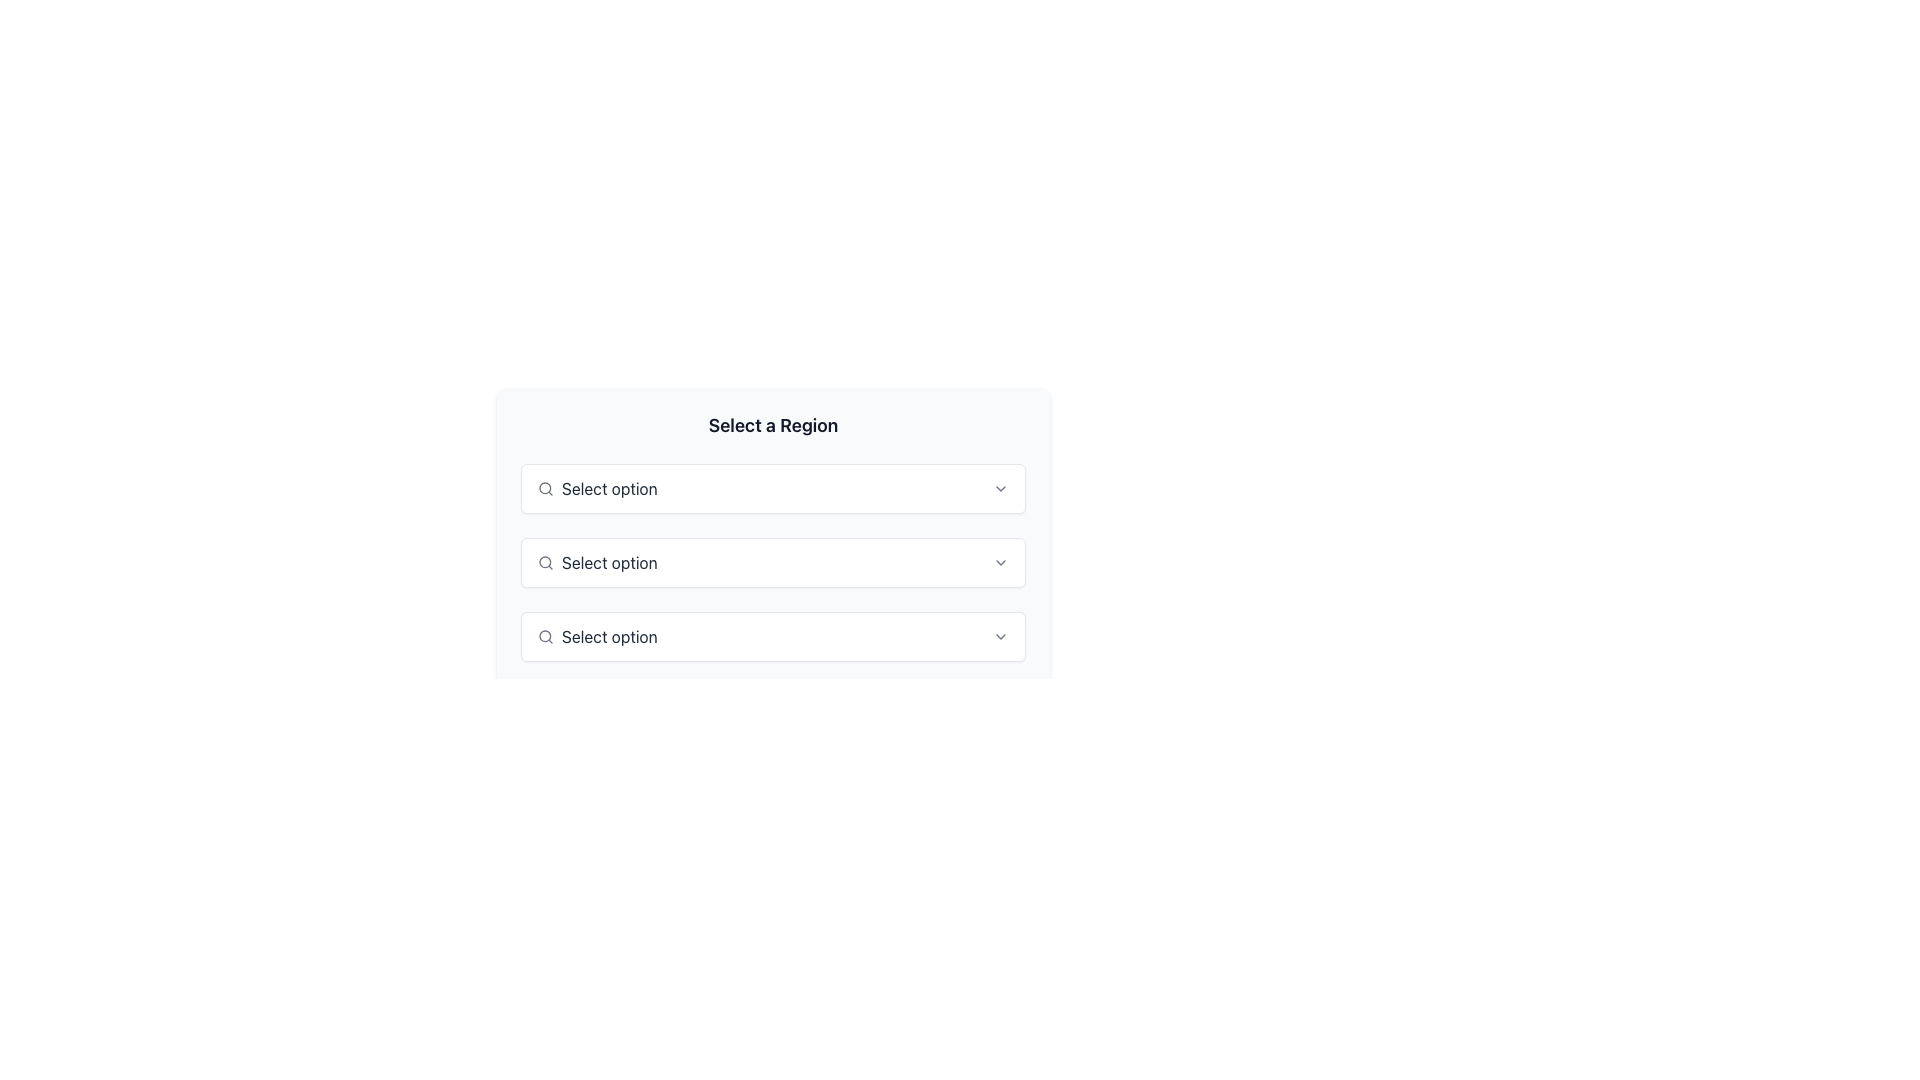 This screenshot has width=1920, height=1080. I want to click on the search icon located in the second dropdown option, aligned to the left, which indicates an input field for querying or selecting options, so click(545, 562).